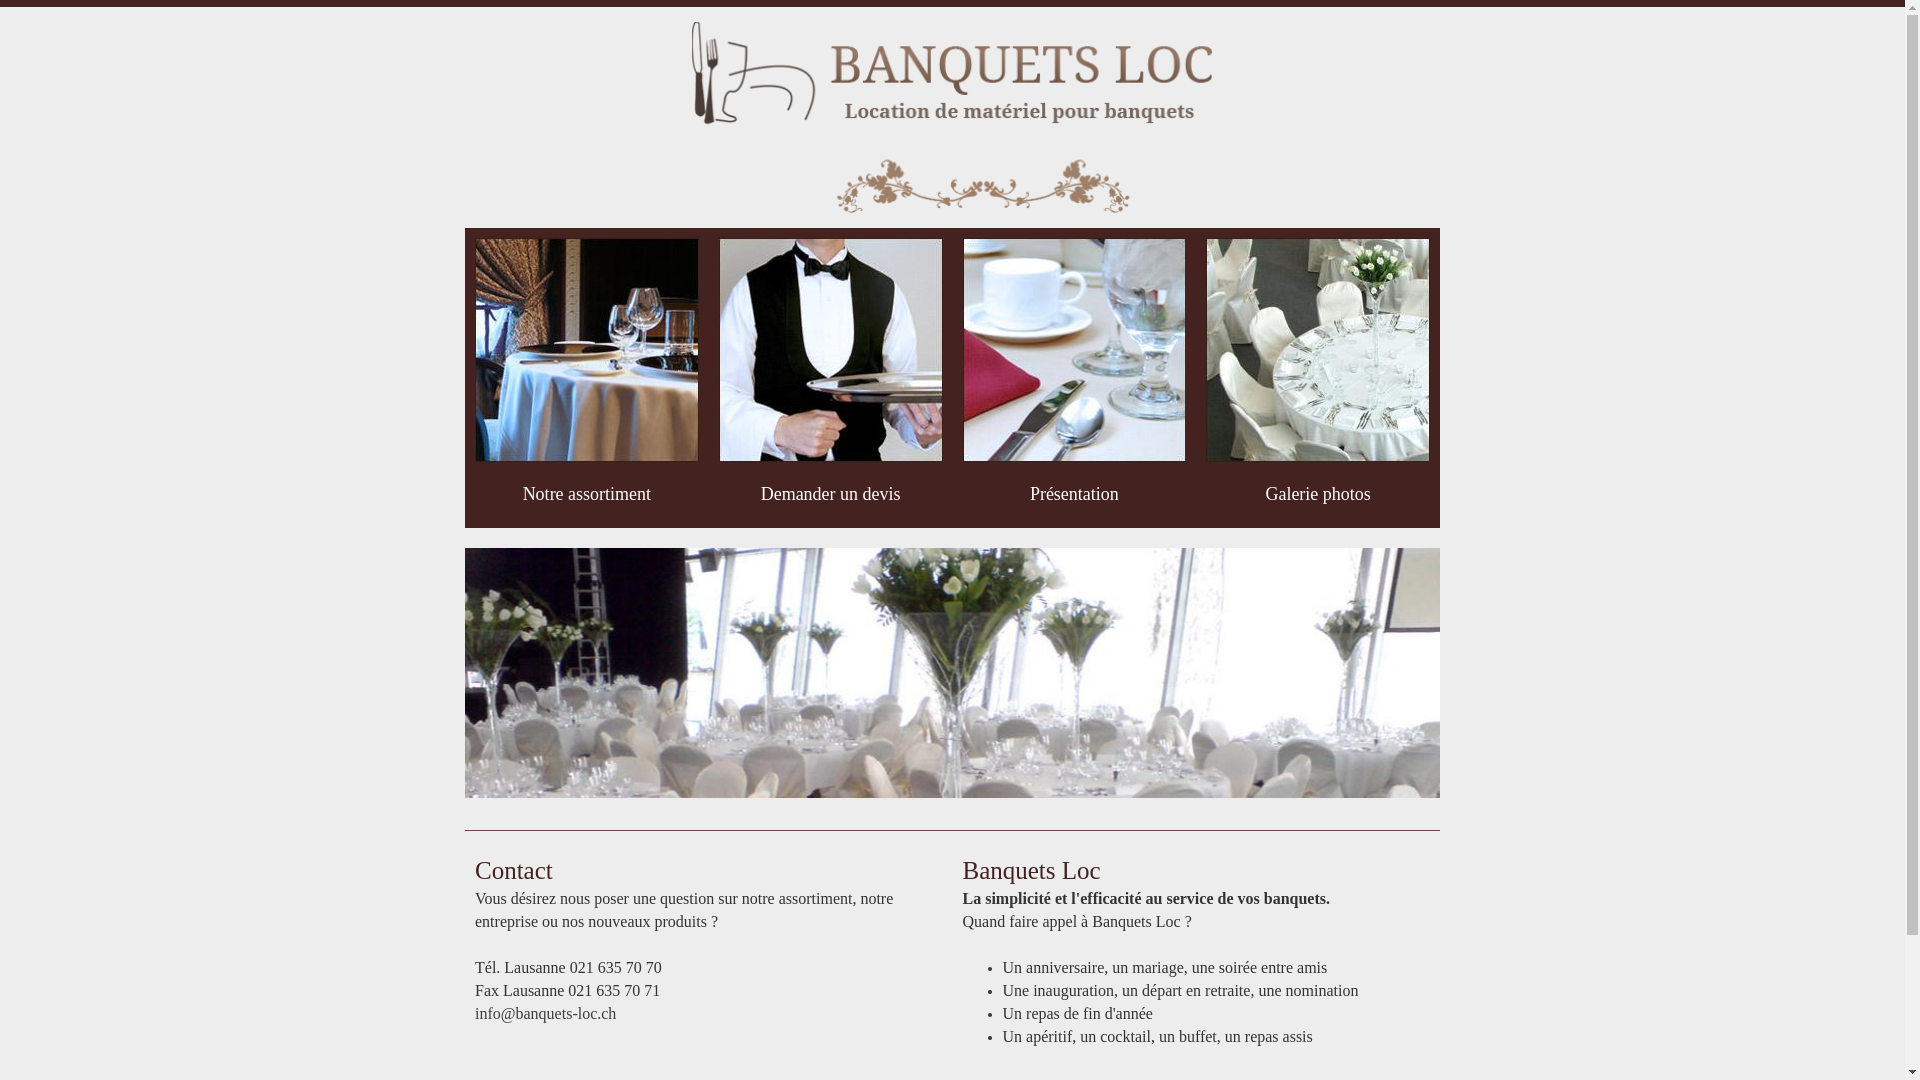 The image size is (1920, 1080). Describe the element at coordinates (474, 1013) in the screenshot. I see `'info@banquets-loc.ch'` at that location.